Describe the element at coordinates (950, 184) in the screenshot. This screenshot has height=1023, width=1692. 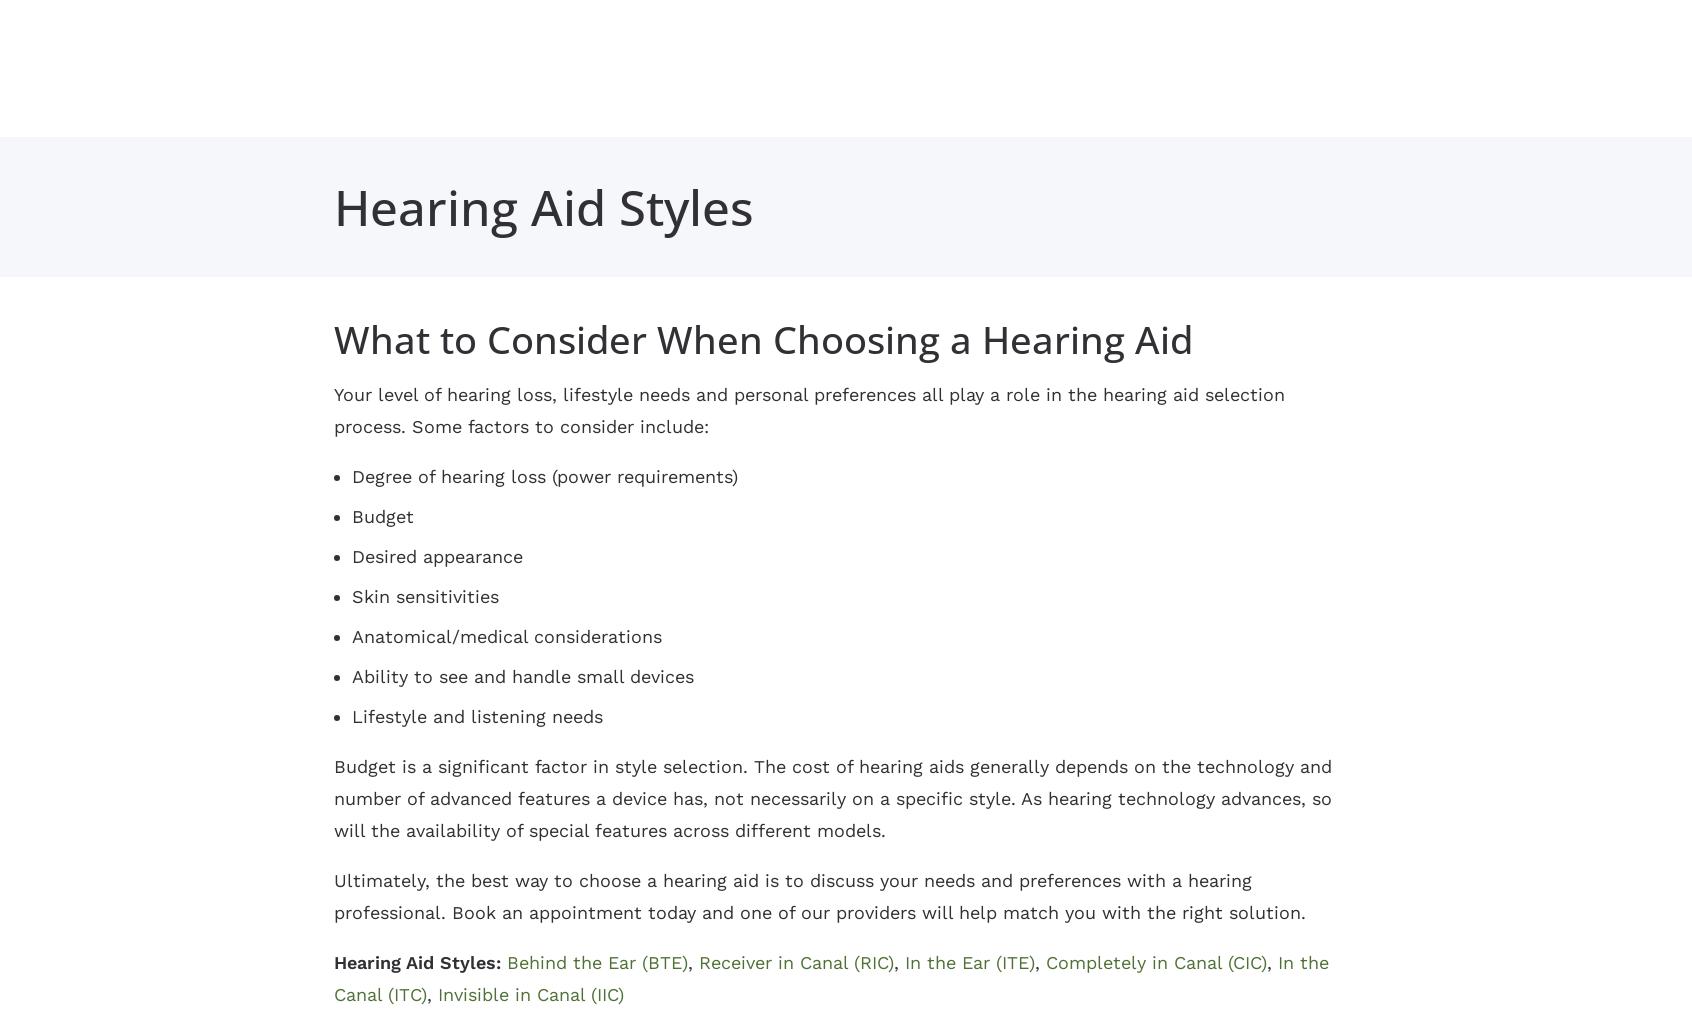
I see `'Hearing and Balance'` at that location.